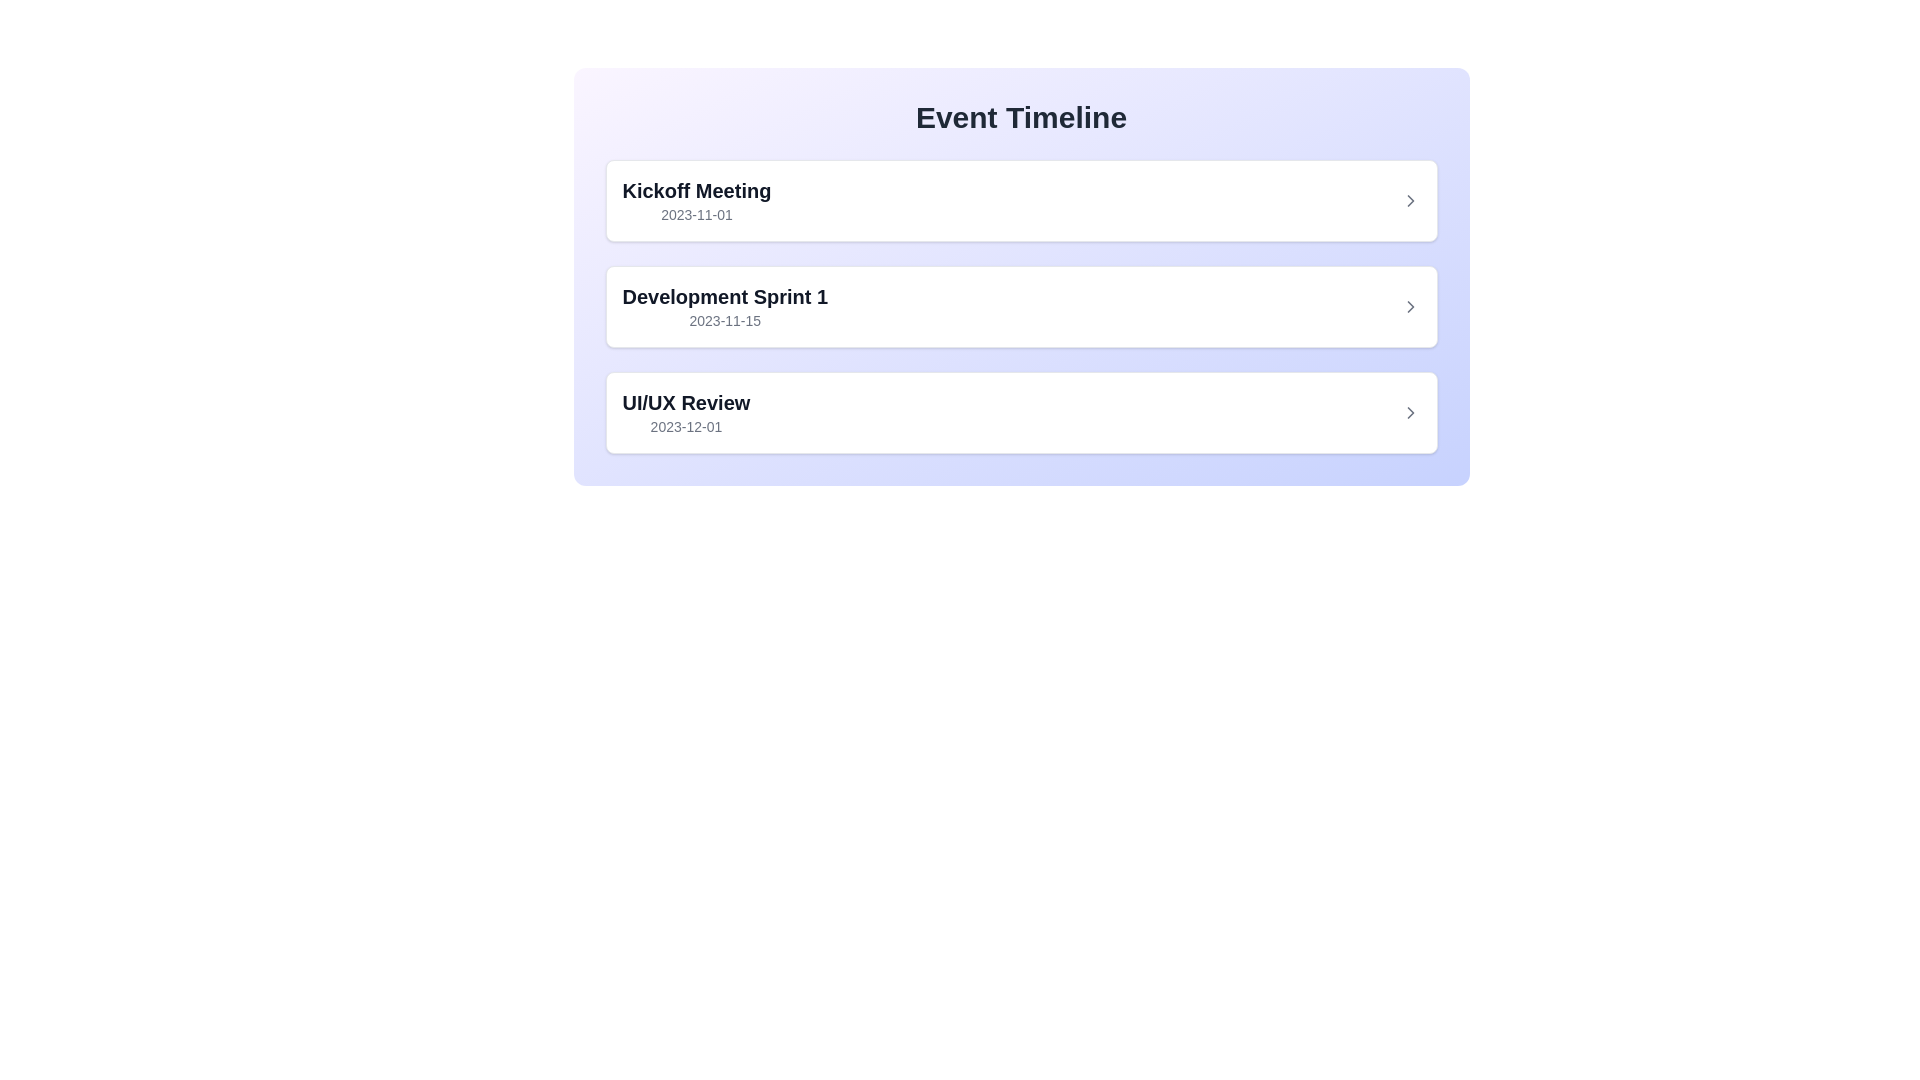 Image resolution: width=1920 pixels, height=1080 pixels. What do you see at coordinates (1021, 411) in the screenshot?
I see `the third item in the event timeline list, which represents the 'UI/UX Review' event scheduled for '2023-12-01'` at bounding box center [1021, 411].